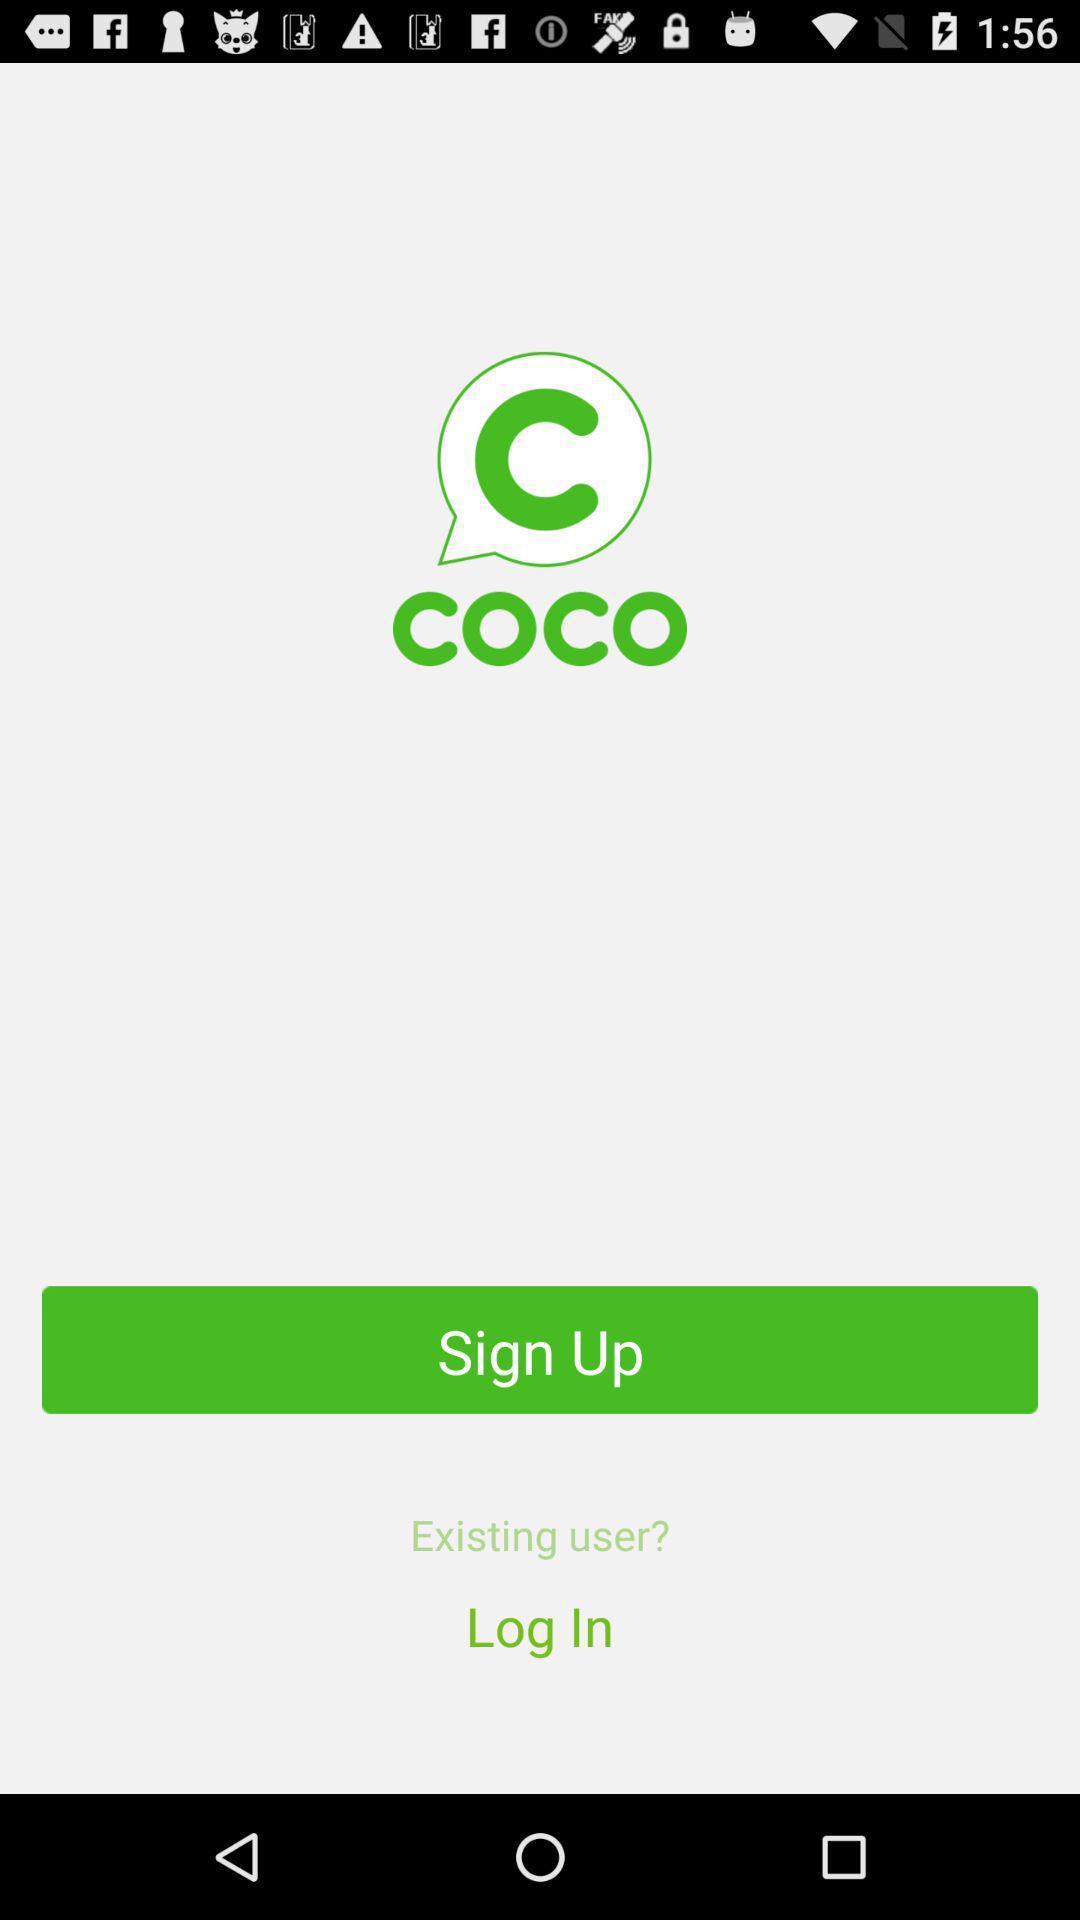  Describe the element at coordinates (540, 1349) in the screenshot. I see `the item above the existing user?` at that location.